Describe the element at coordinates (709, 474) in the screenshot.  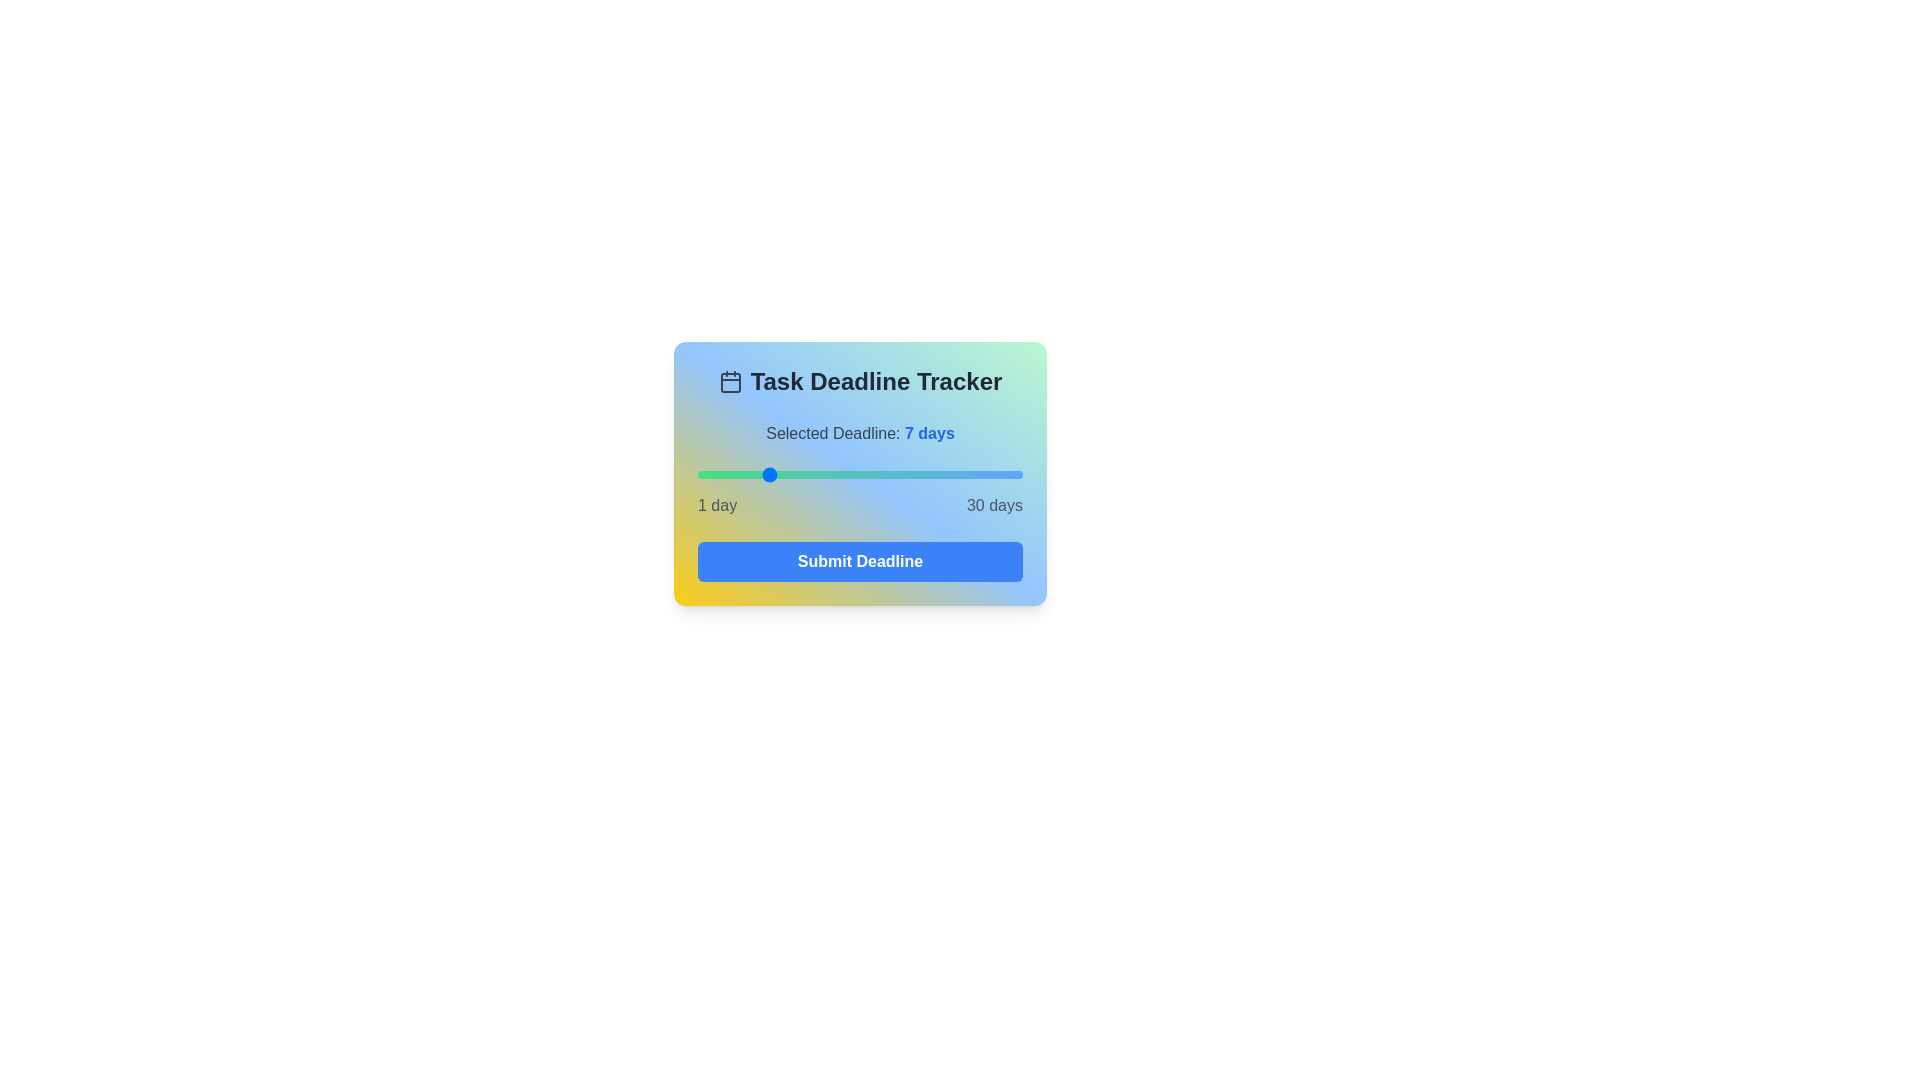
I see `the deadline to 2 days by dragging the slider` at that location.